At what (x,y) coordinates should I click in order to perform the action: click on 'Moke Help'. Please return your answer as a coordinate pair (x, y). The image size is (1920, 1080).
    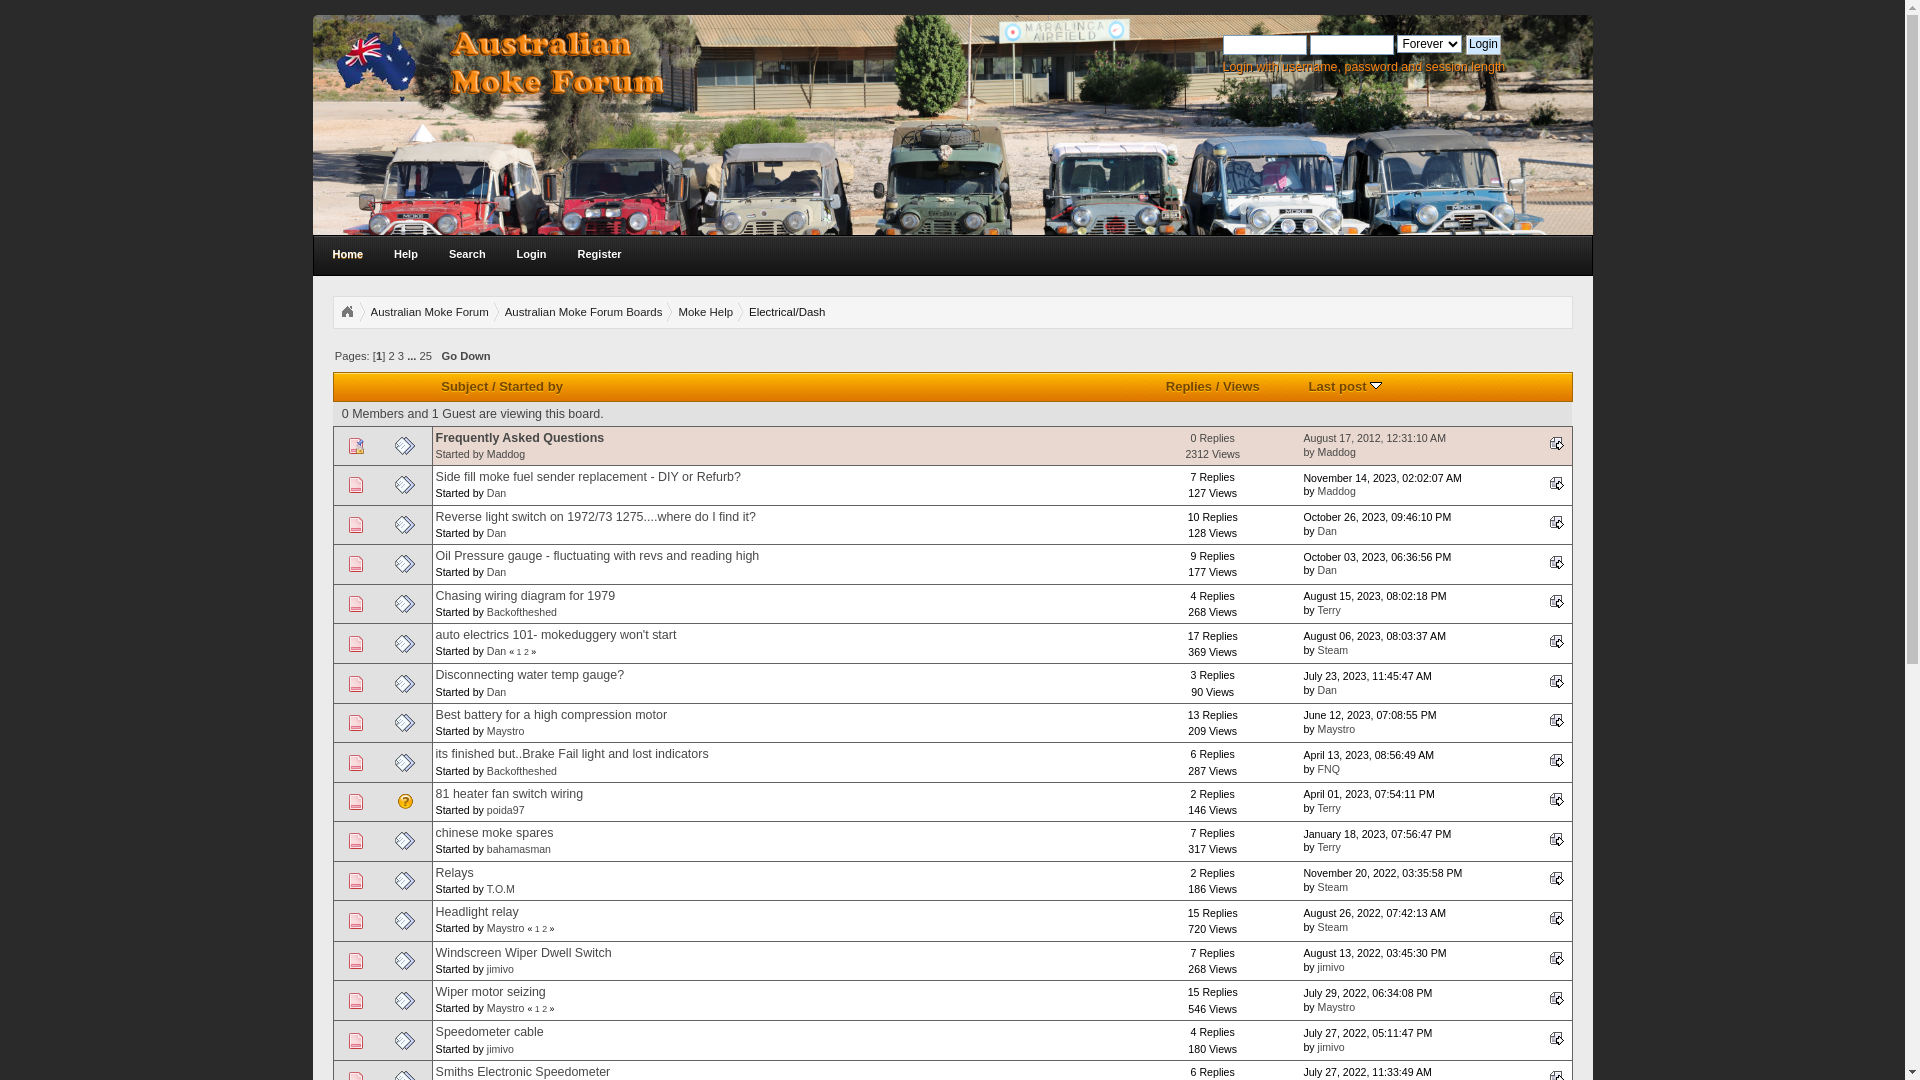
    Looking at the image, I should click on (677, 312).